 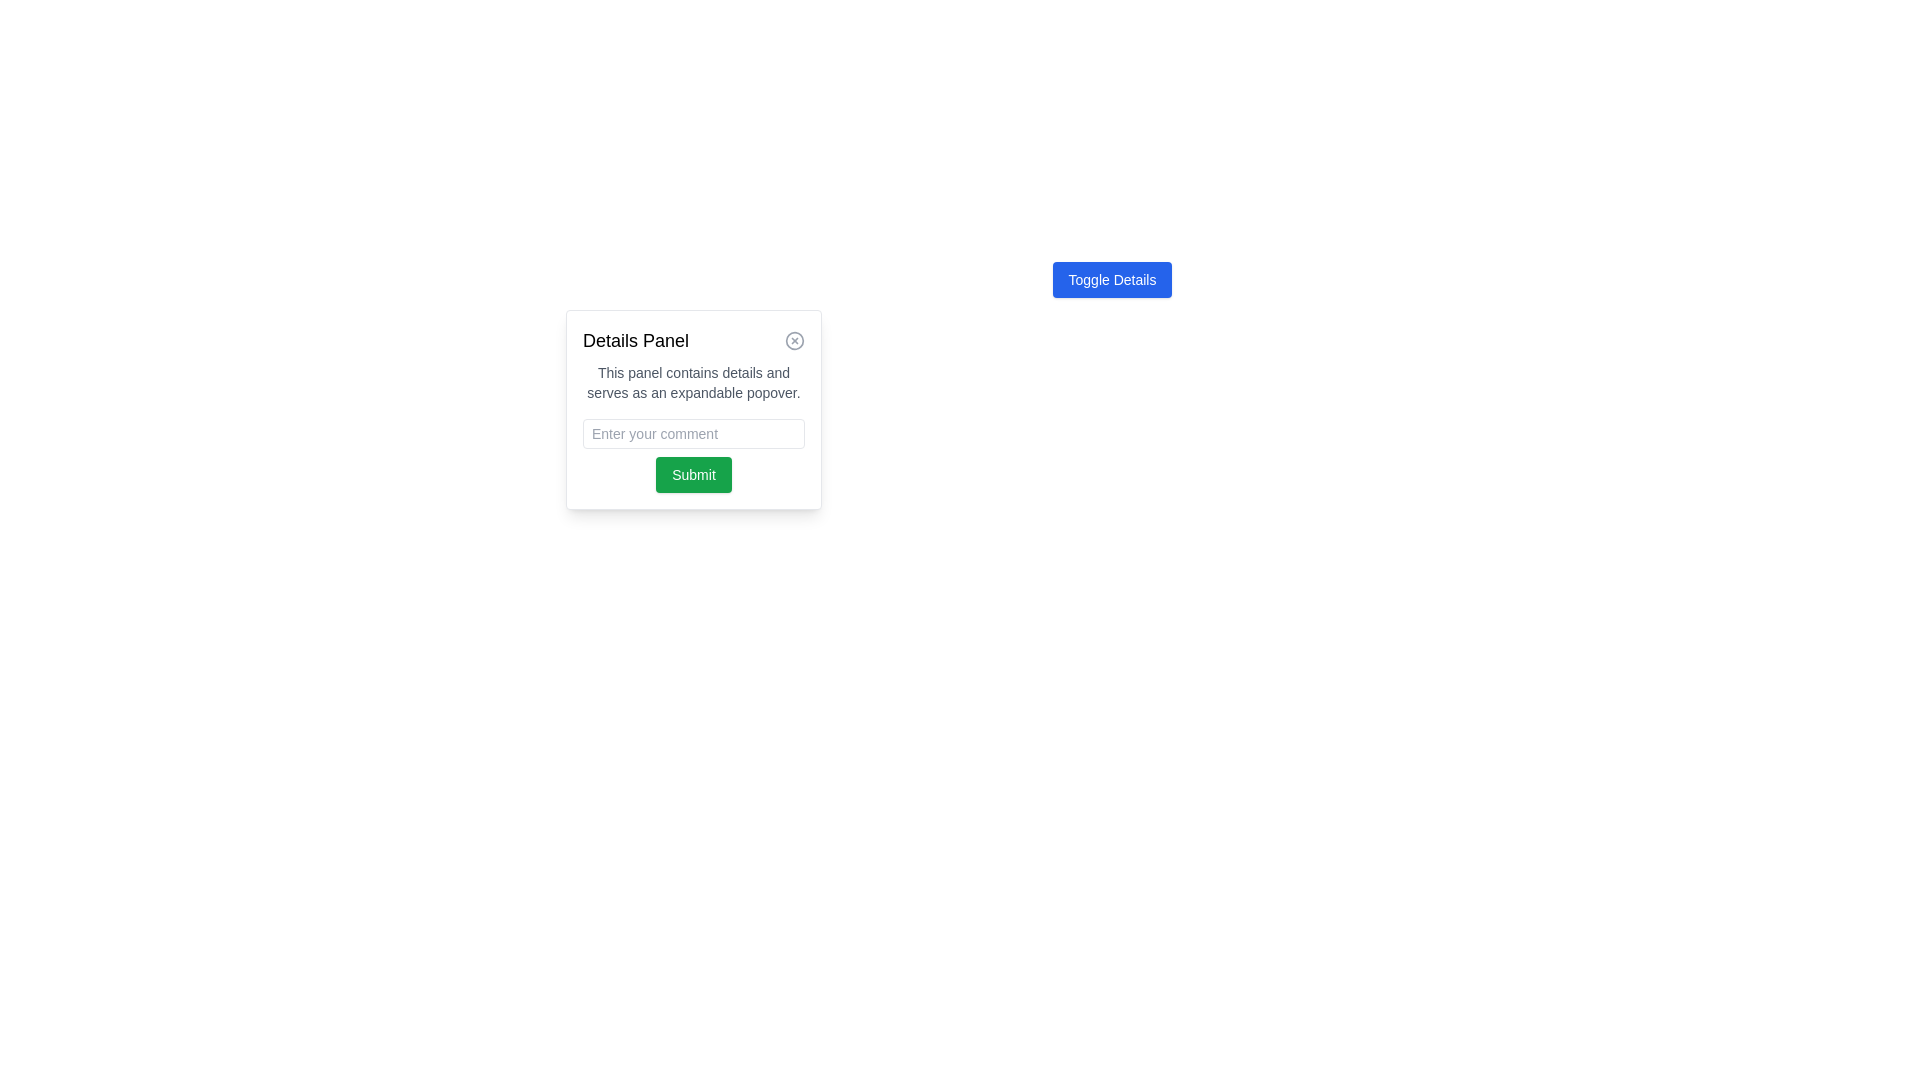 What do you see at coordinates (794, 339) in the screenshot?
I see `the circular gray button with a close (X) icon located in the top-right corner of the 'Details Panel' card` at bounding box center [794, 339].